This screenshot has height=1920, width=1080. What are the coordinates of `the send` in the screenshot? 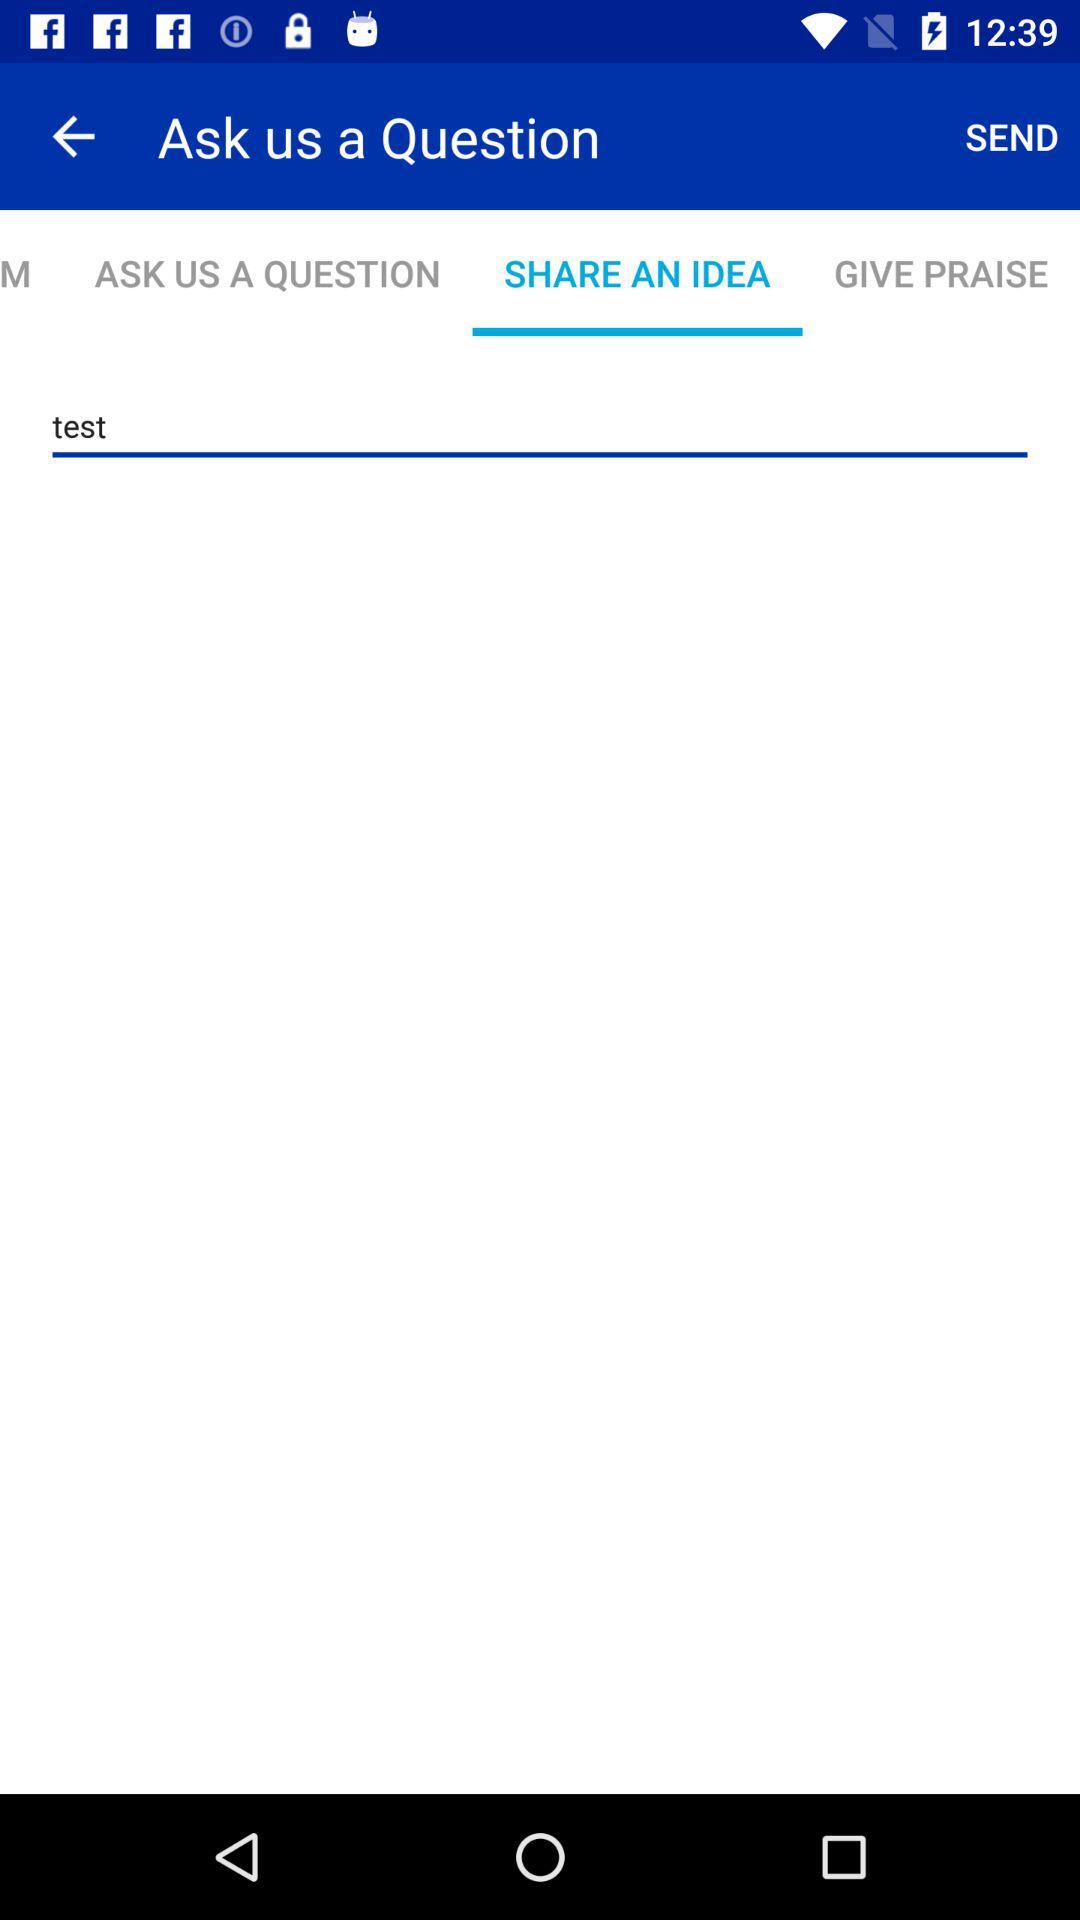 It's located at (1012, 135).